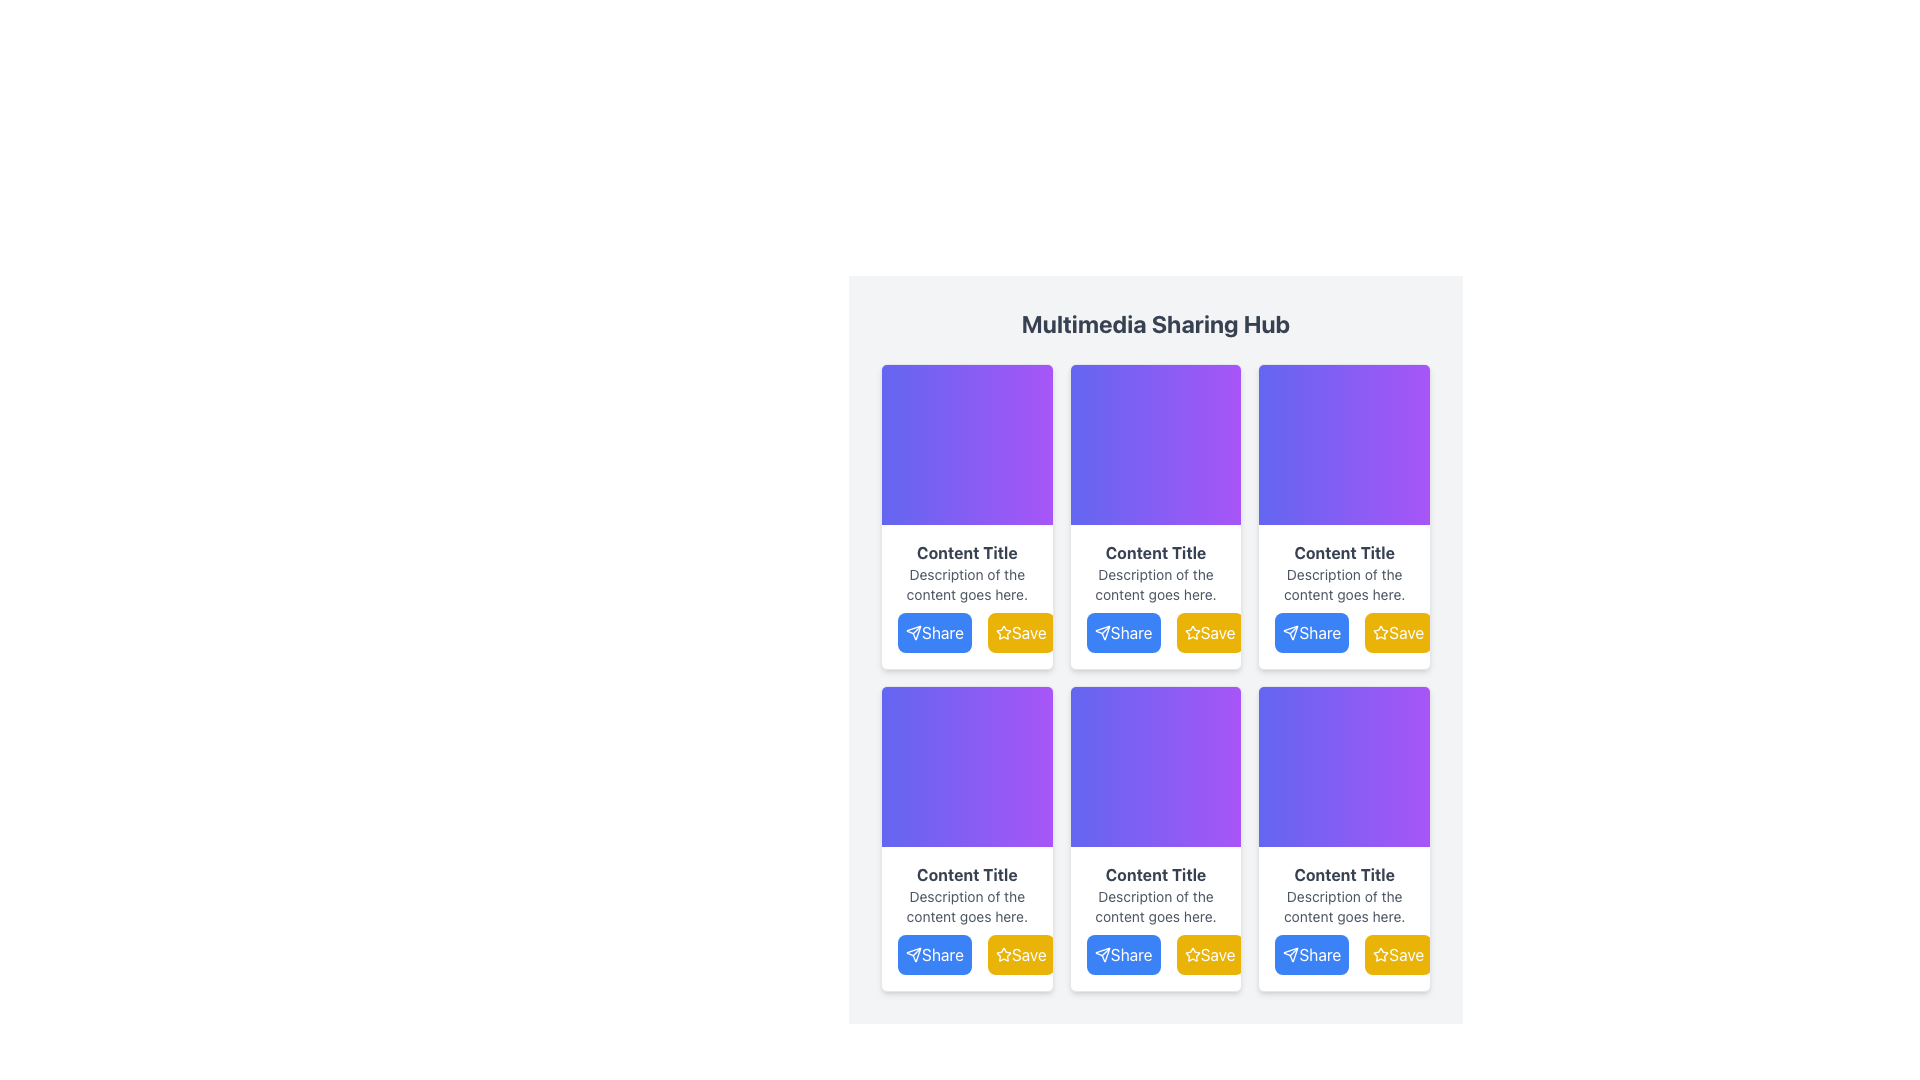  What do you see at coordinates (912, 954) in the screenshot?
I see `the paper plane icon which is part of the share button labeled 'Share' located in the bottom-left corner of the card in the third row, first column of a grid` at bounding box center [912, 954].